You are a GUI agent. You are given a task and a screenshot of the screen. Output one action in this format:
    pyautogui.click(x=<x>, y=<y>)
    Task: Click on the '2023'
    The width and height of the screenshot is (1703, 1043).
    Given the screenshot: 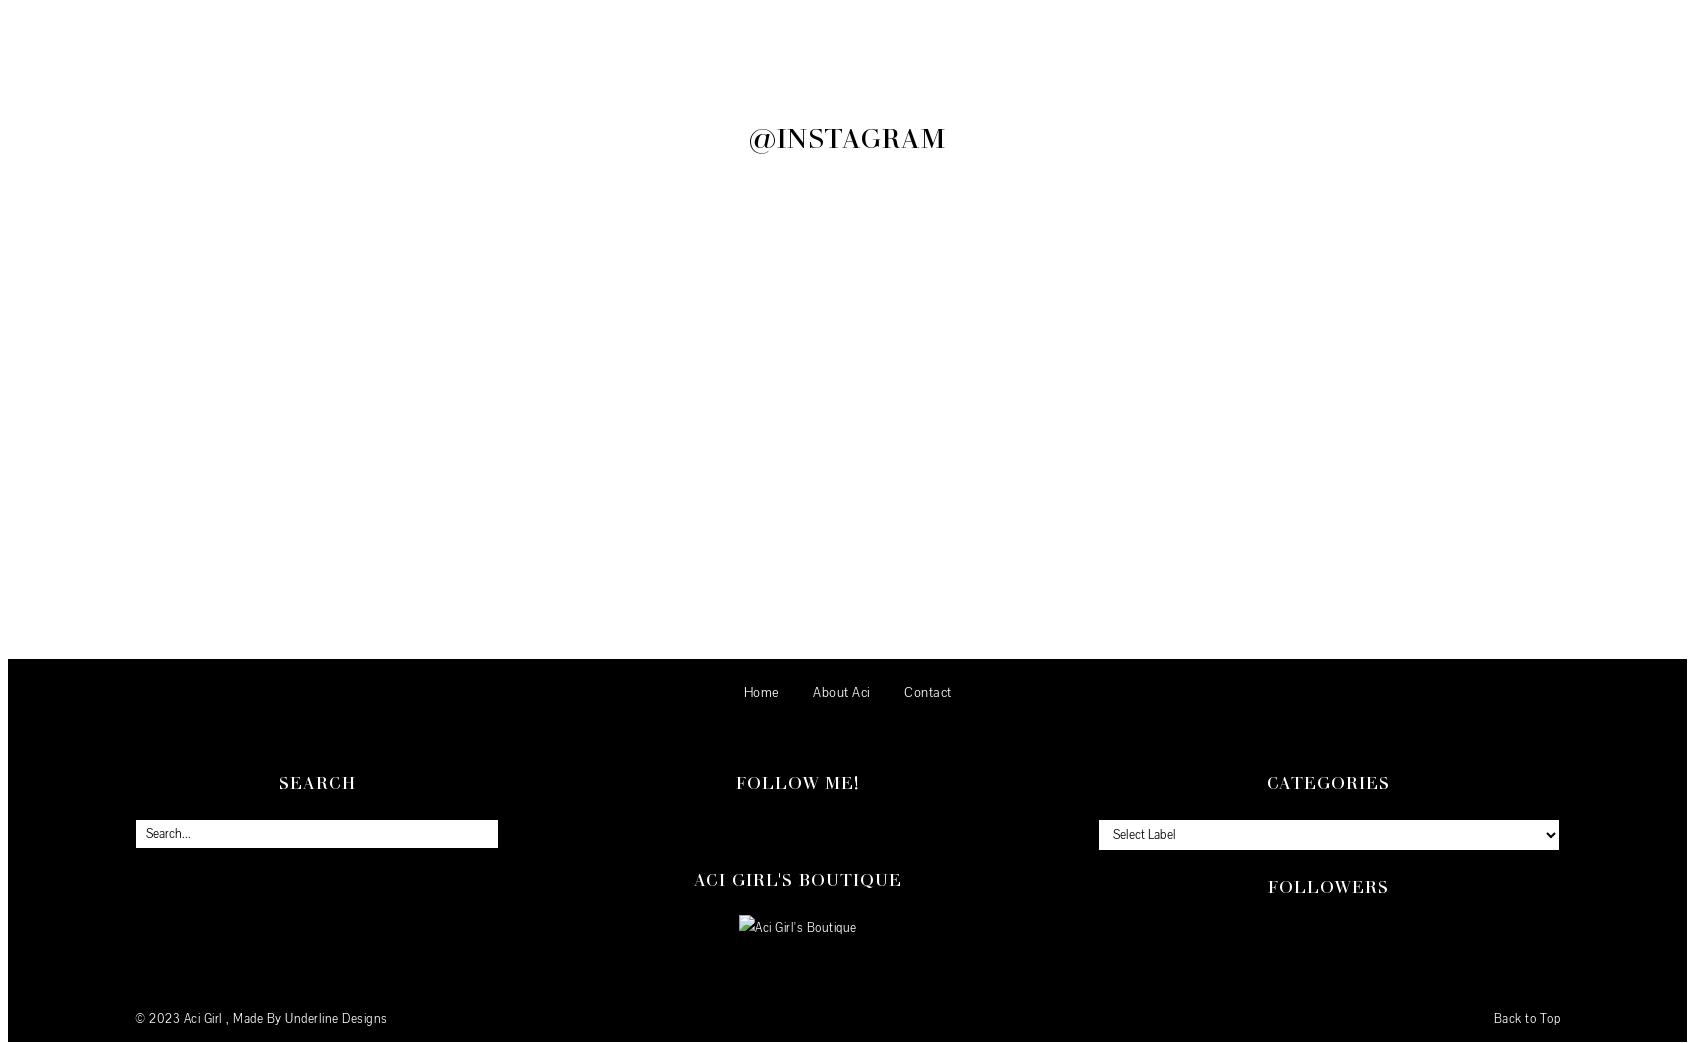 What is the action you would take?
    pyautogui.click(x=166, y=1019)
    